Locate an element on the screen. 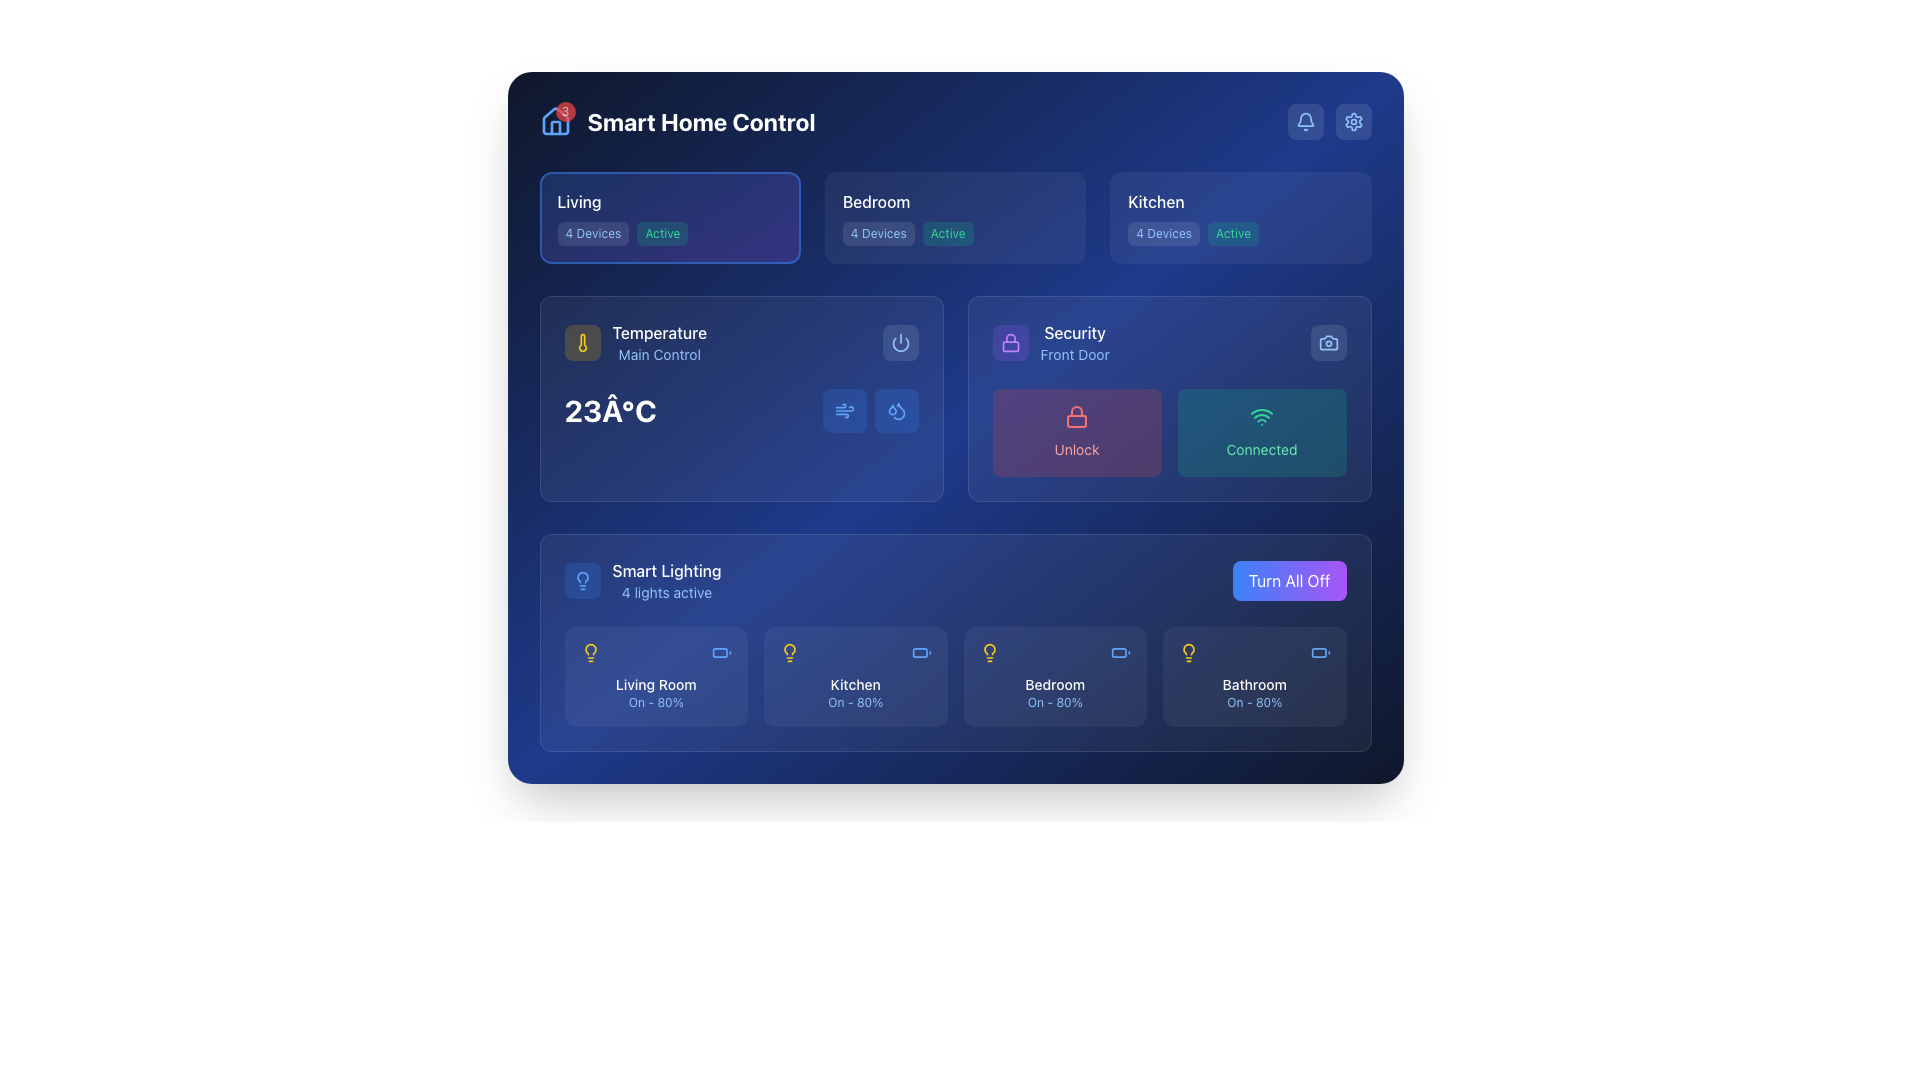 The width and height of the screenshot is (1920, 1080). the button with a water droplet icon, styled with a blue background and rounded corners, located to the right of the temperature control display is located at coordinates (895, 410).